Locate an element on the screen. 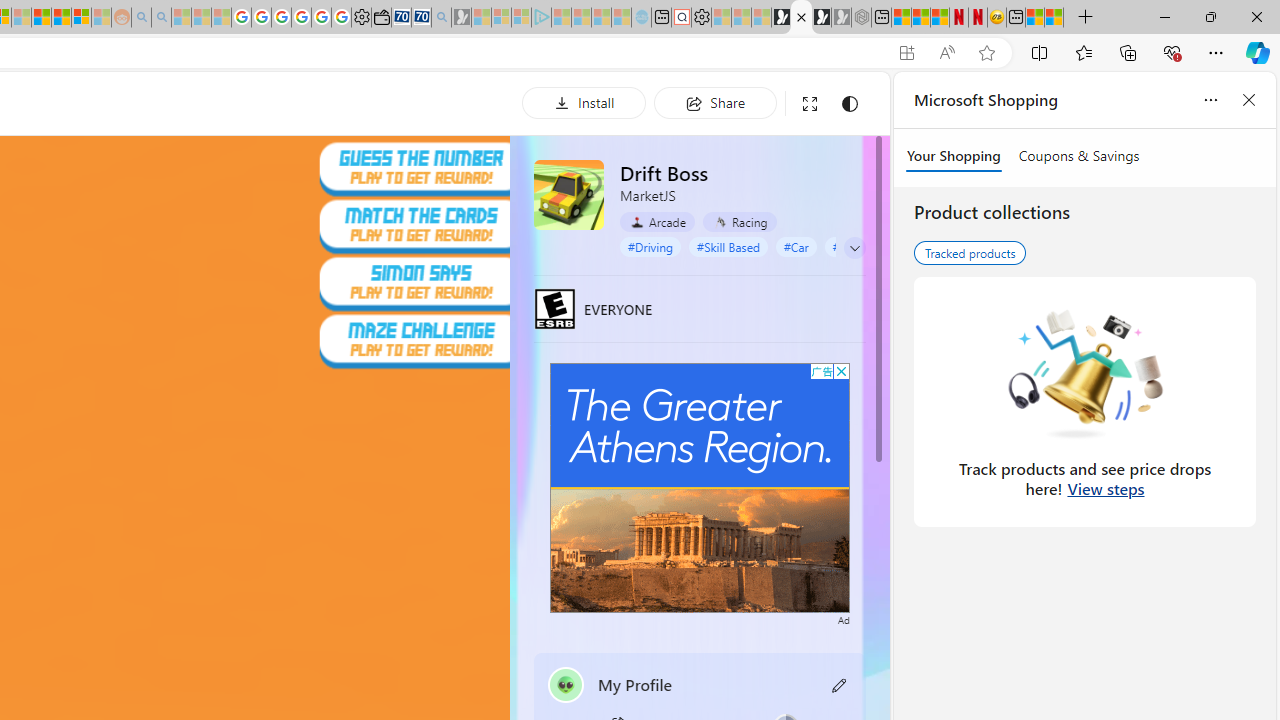  'Close tab' is located at coordinates (801, 17).